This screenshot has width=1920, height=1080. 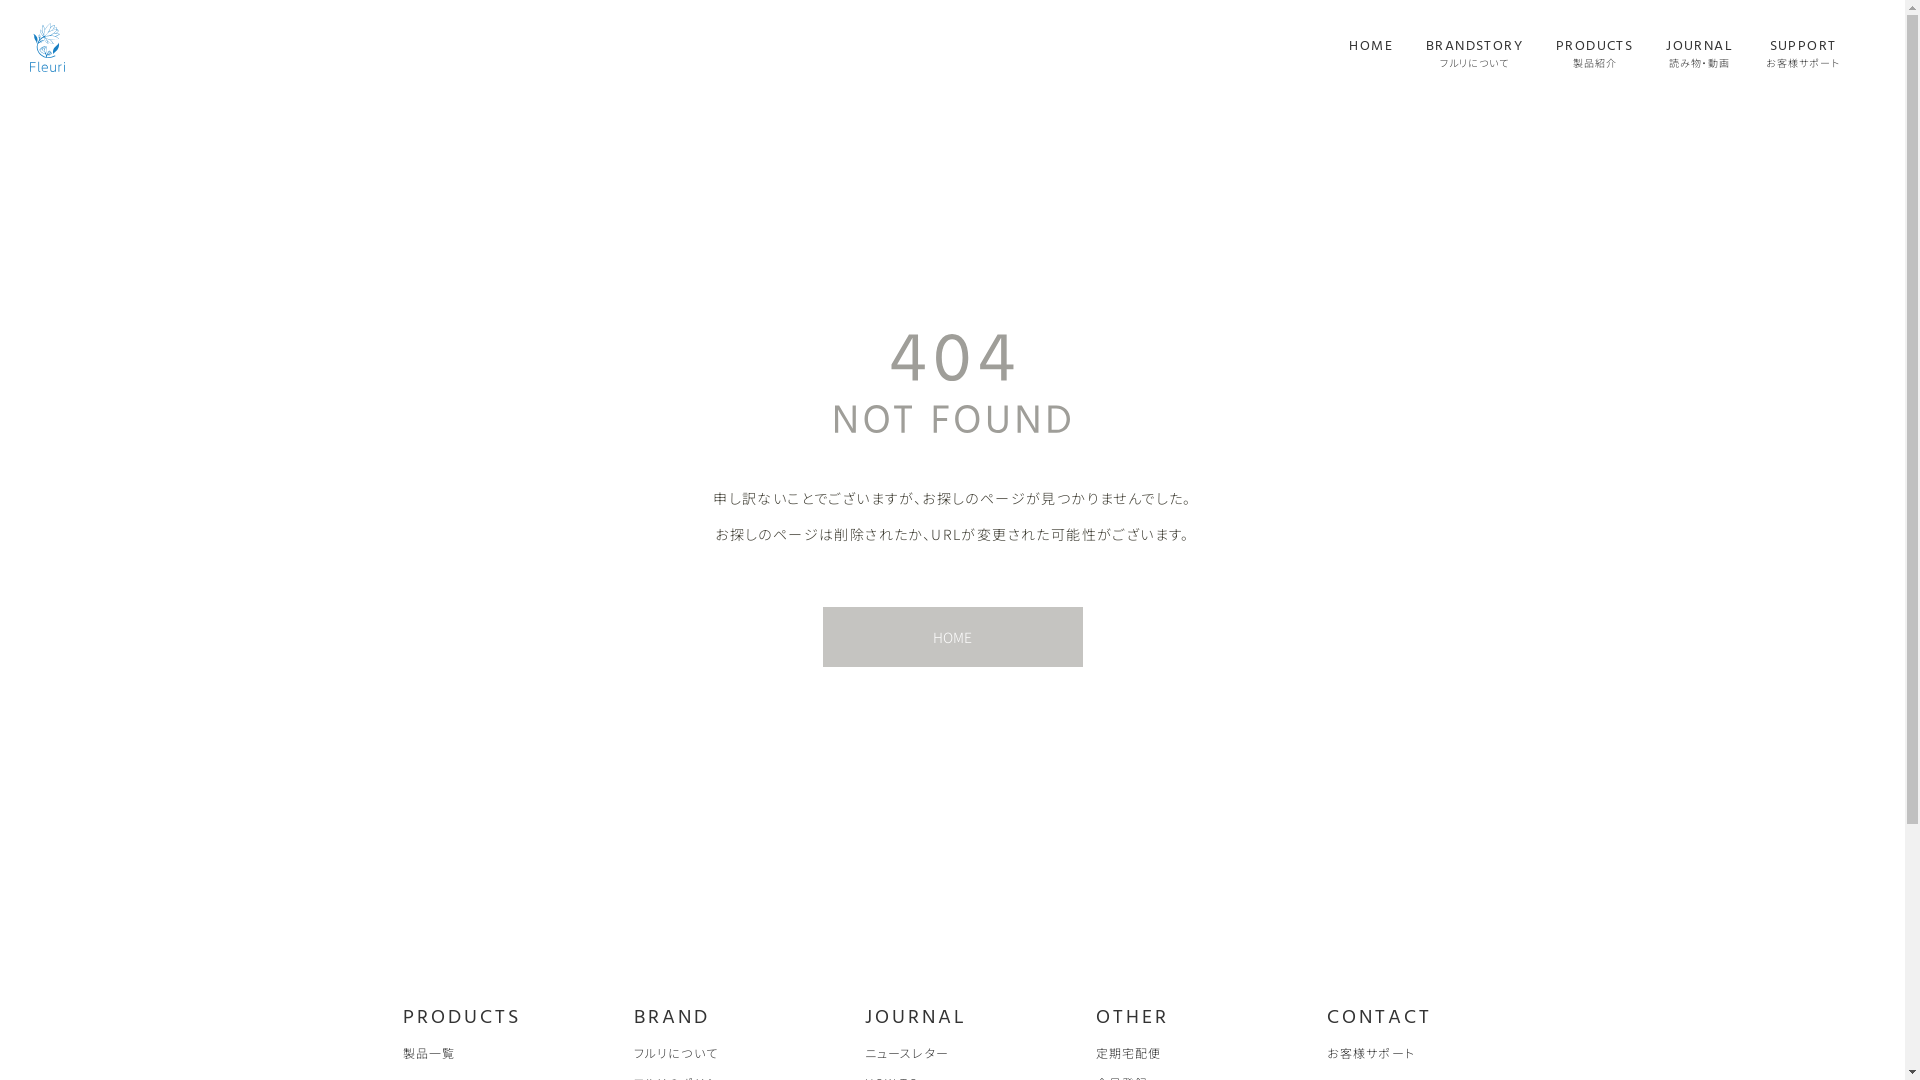 I want to click on 'CONTACT', so click(x=1377, y=1018).